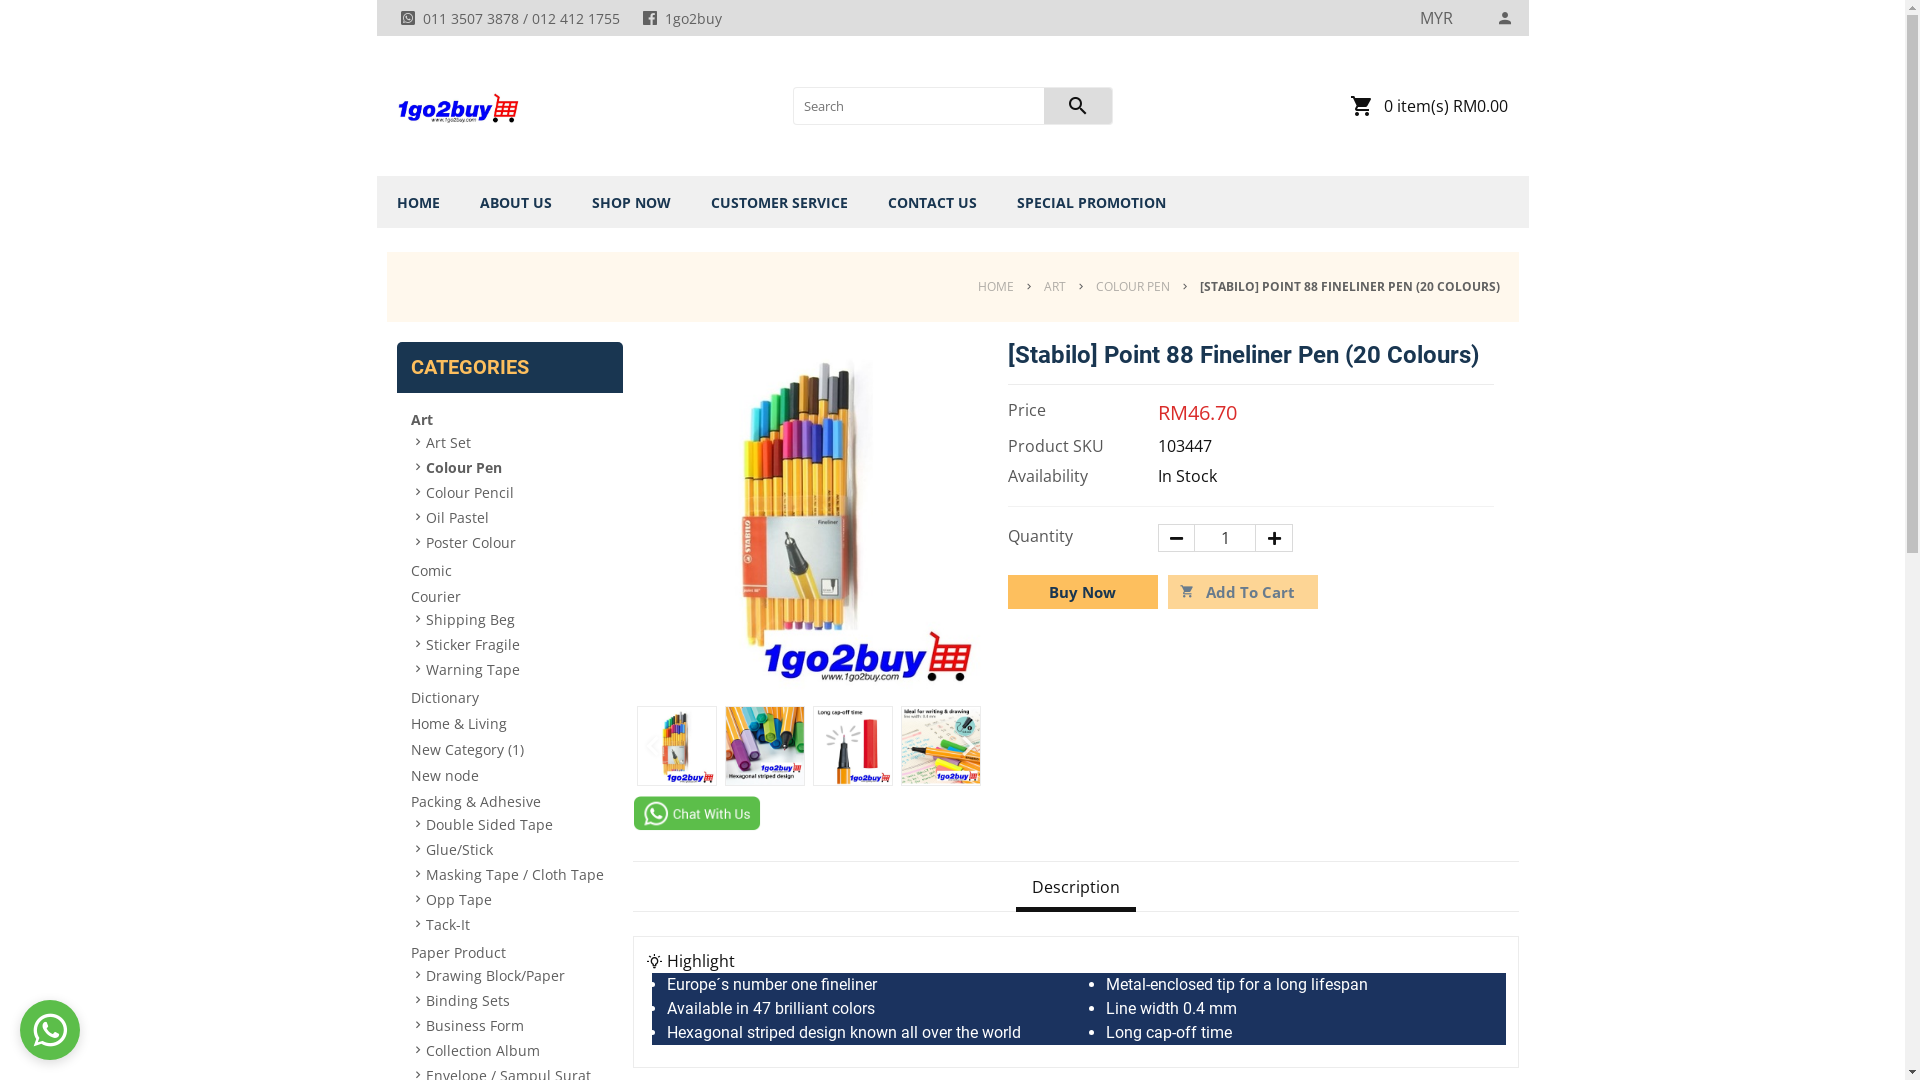  Describe the element at coordinates (517, 1024) in the screenshot. I see `'Business Form'` at that location.